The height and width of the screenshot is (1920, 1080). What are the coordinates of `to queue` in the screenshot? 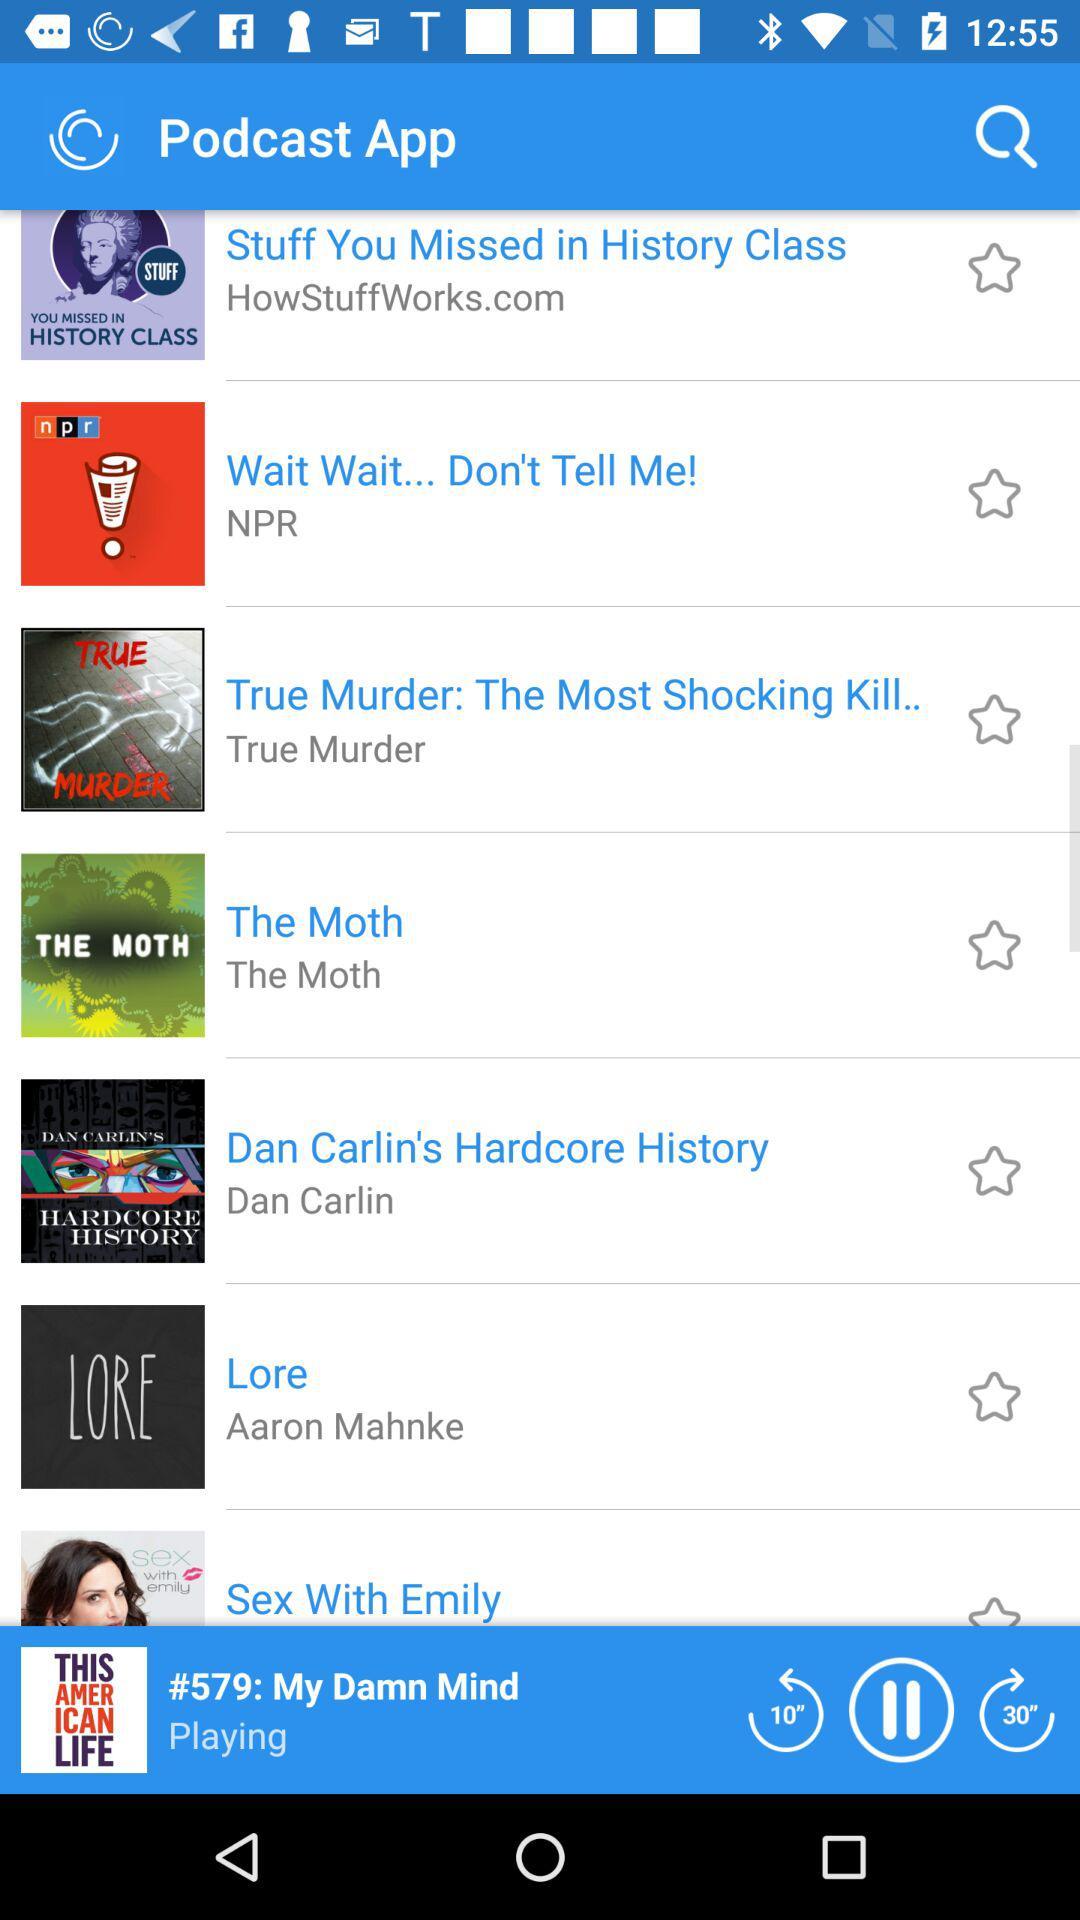 It's located at (994, 1170).